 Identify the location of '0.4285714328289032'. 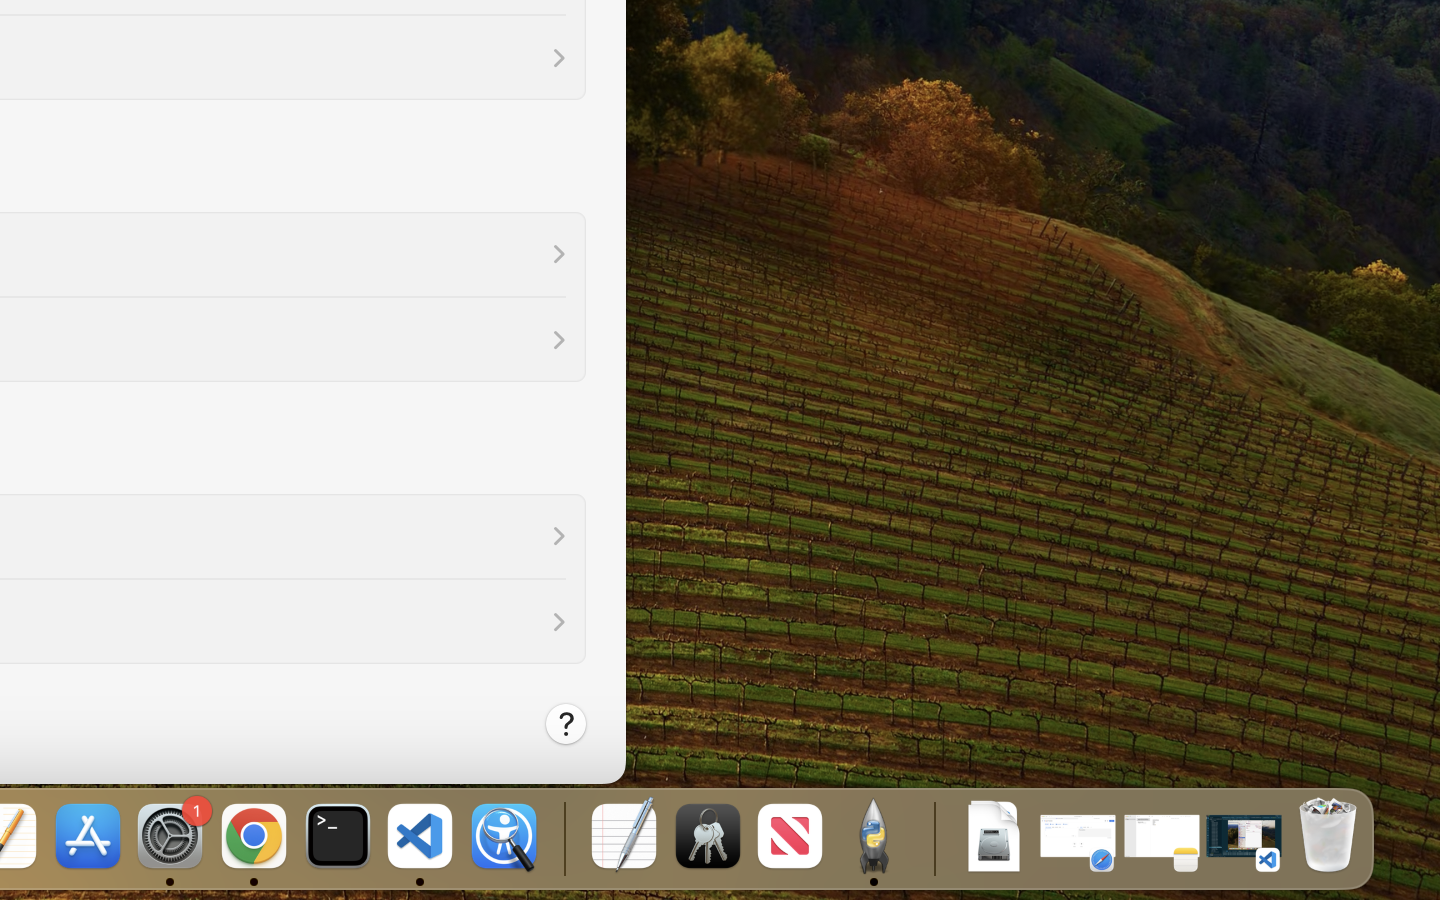
(562, 837).